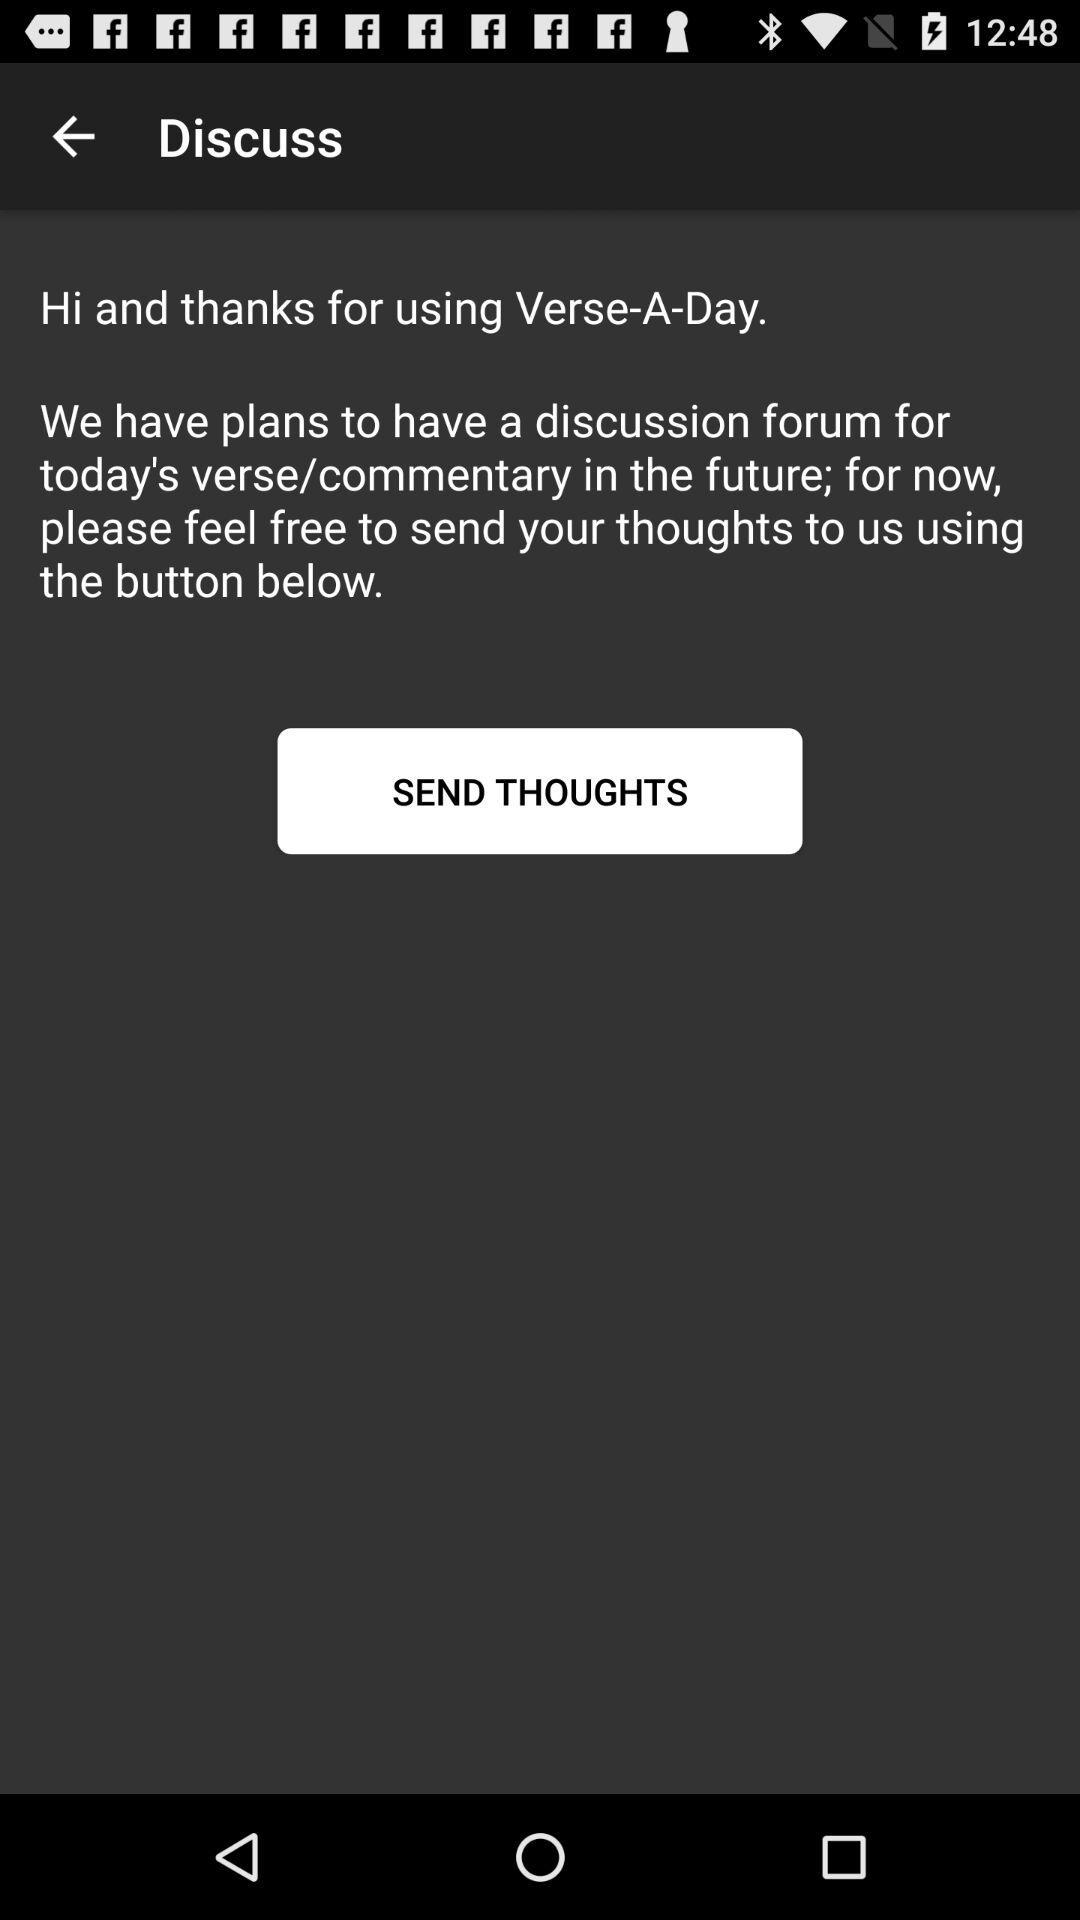  Describe the element at coordinates (72, 135) in the screenshot. I see `app next to discuss` at that location.